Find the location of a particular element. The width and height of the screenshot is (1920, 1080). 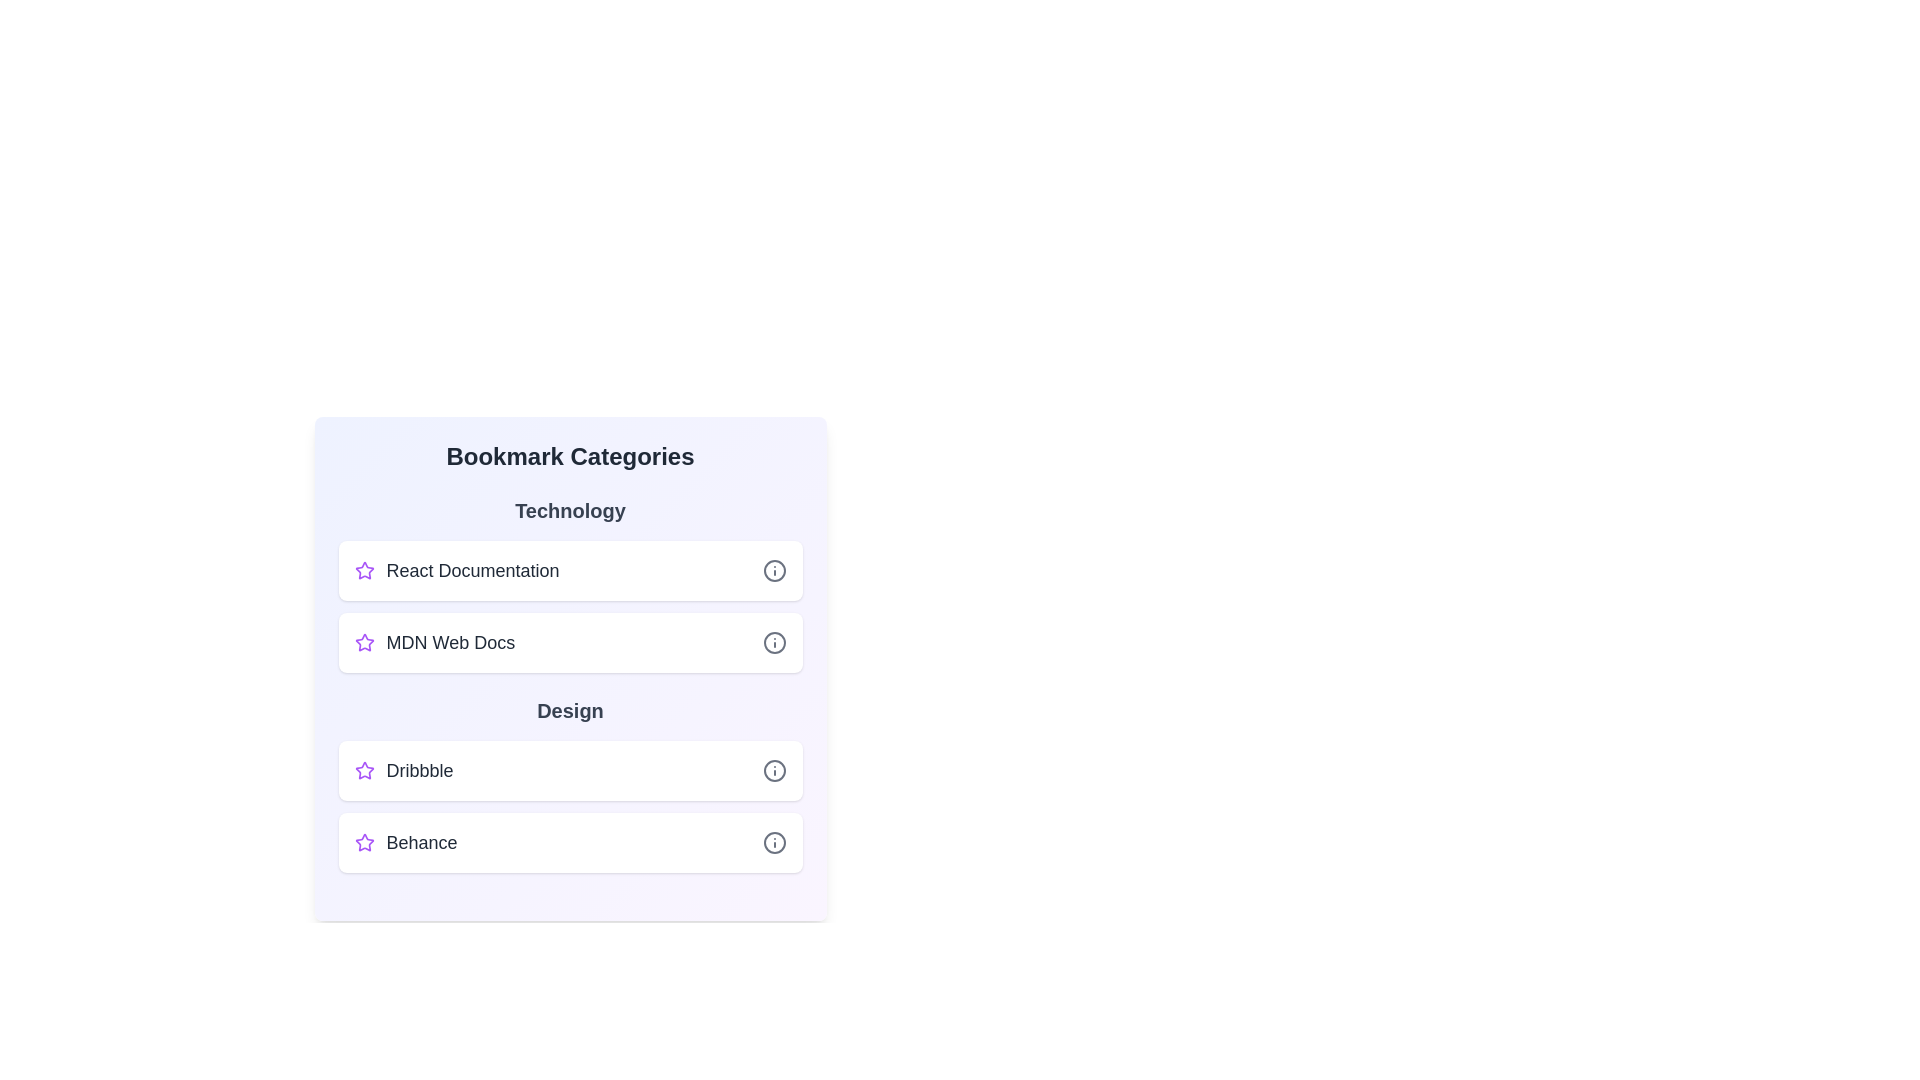

the bookmark titled React Documentation is located at coordinates (569, 570).